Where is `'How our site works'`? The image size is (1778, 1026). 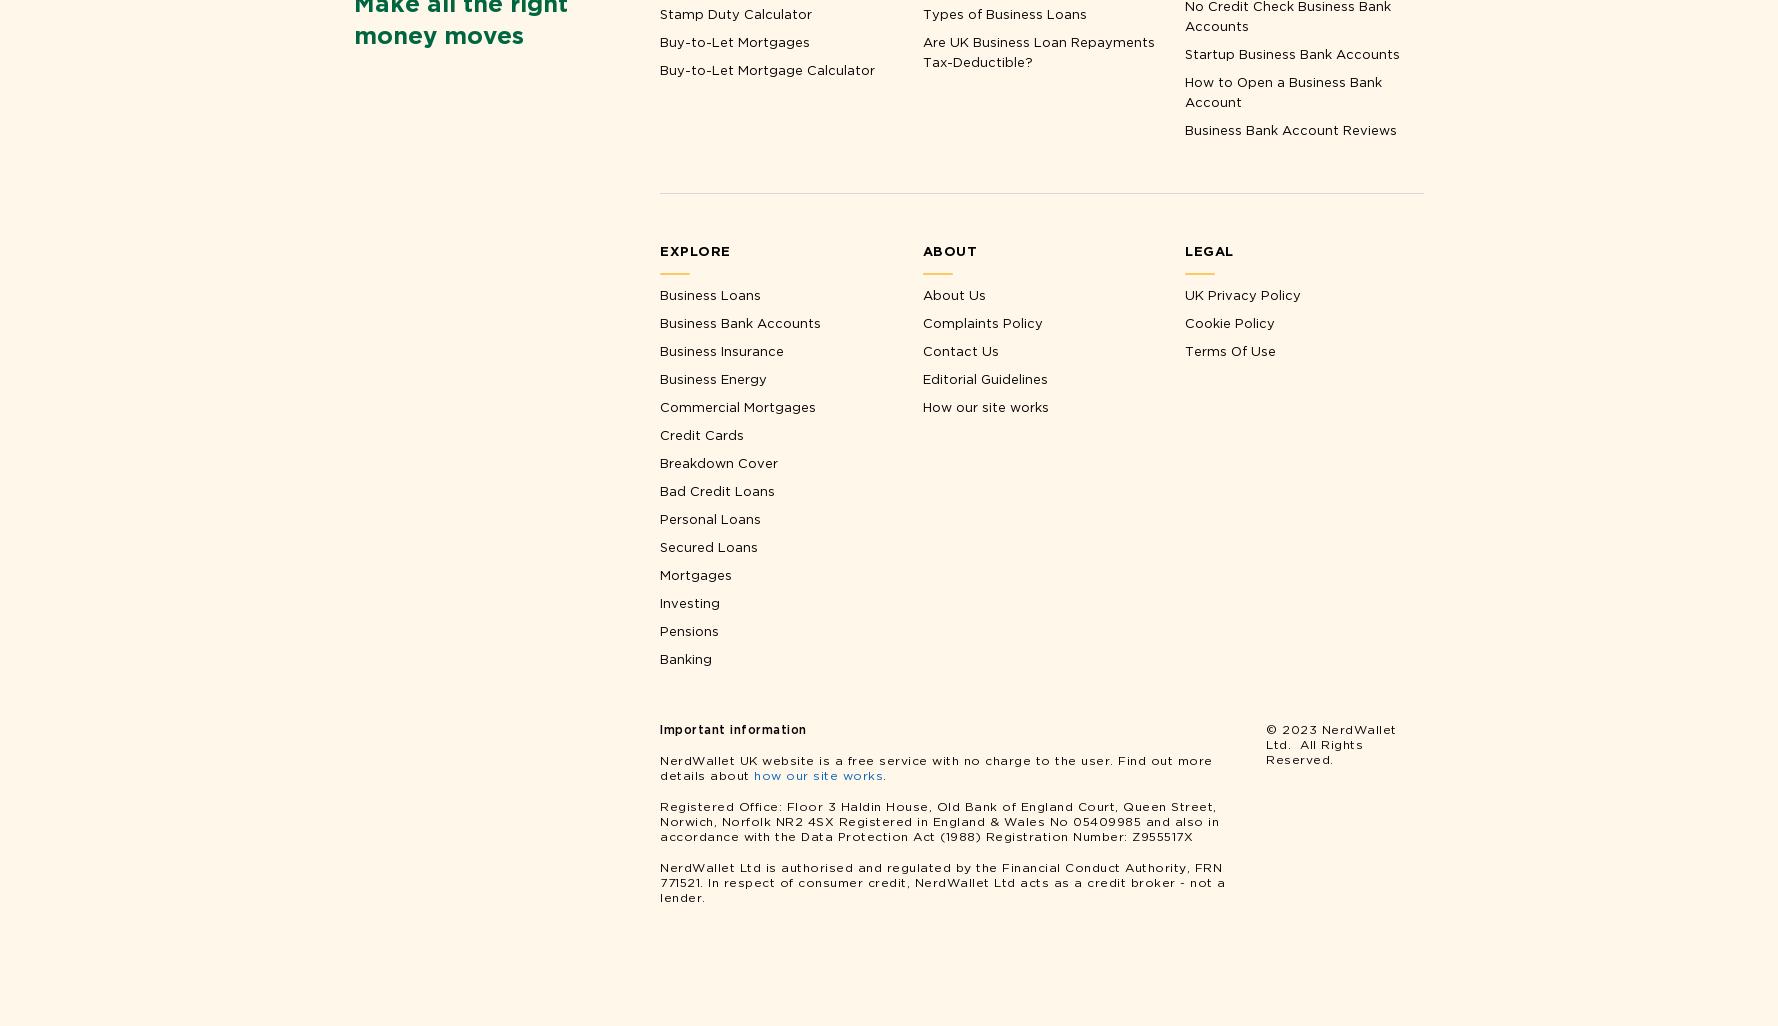 'How our site works' is located at coordinates (984, 405).